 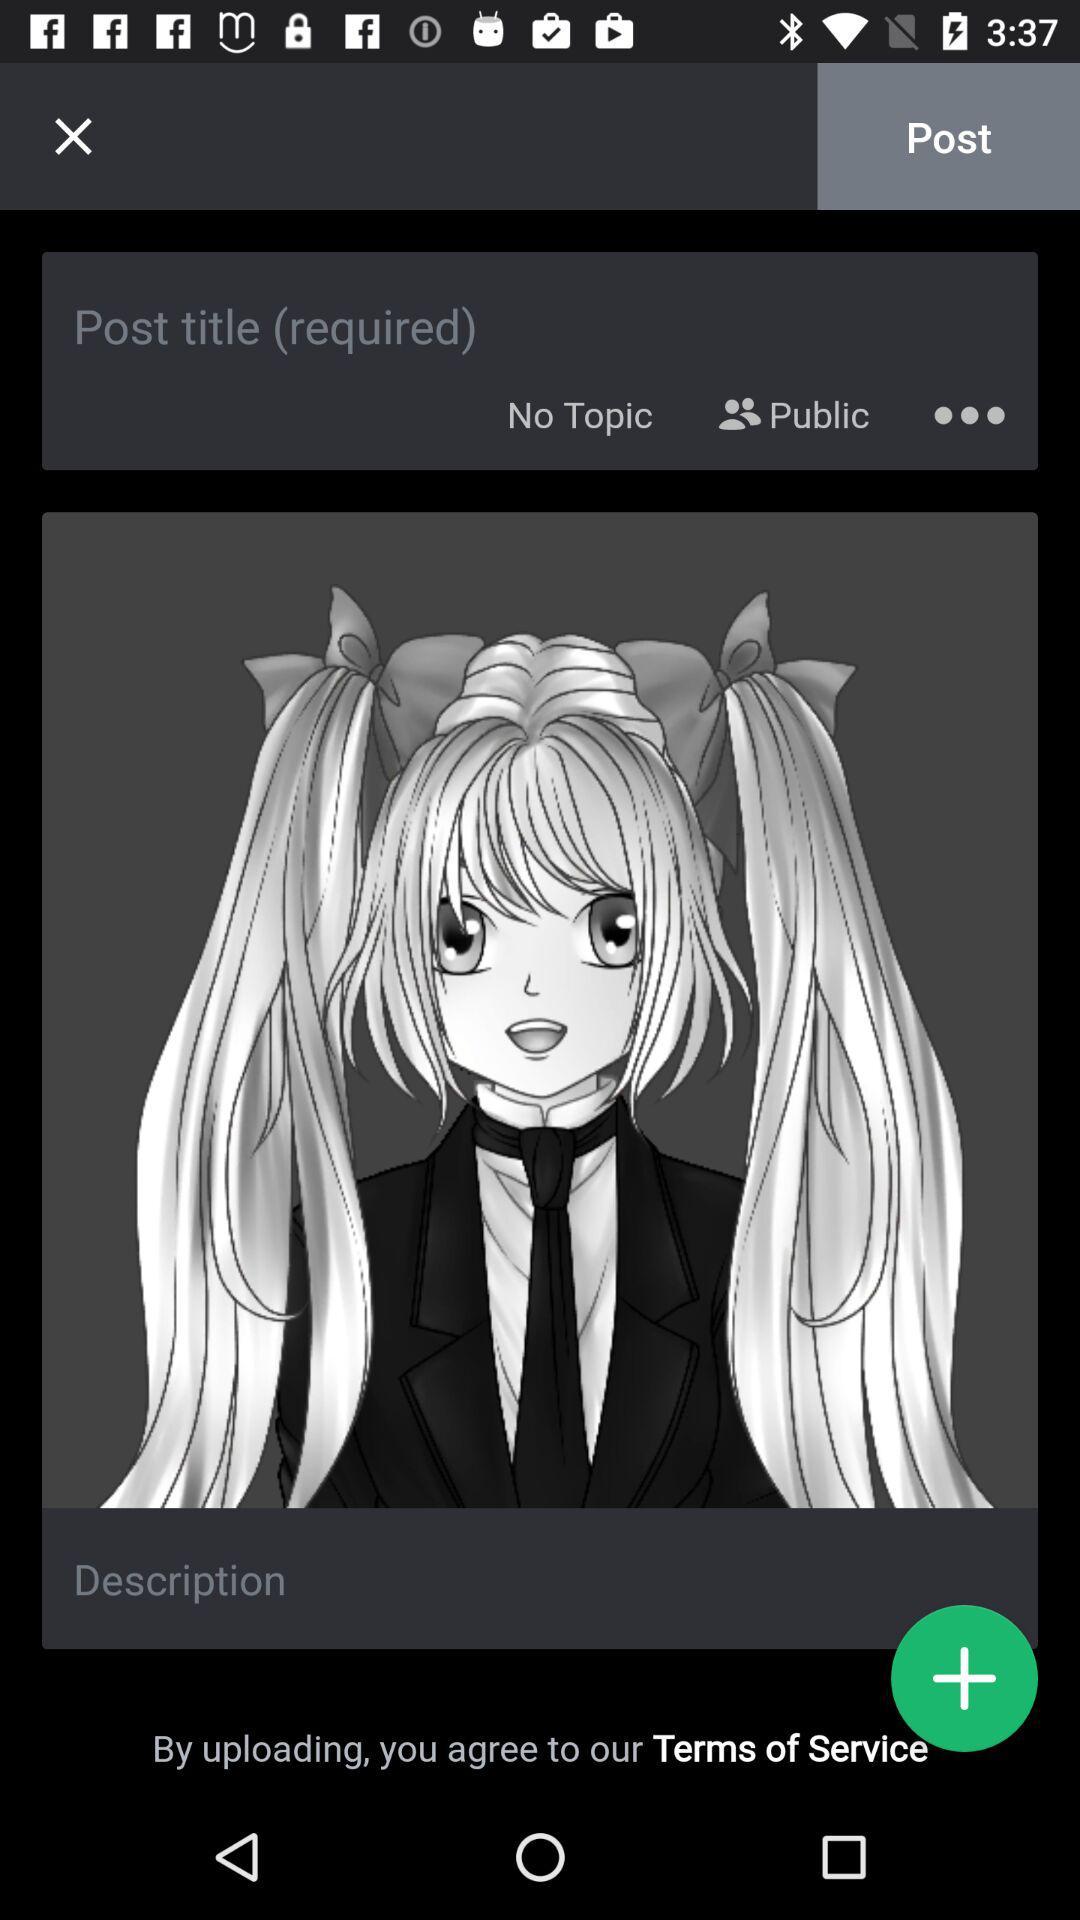 I want to click on the add icon, so click(x=963, y=1678).